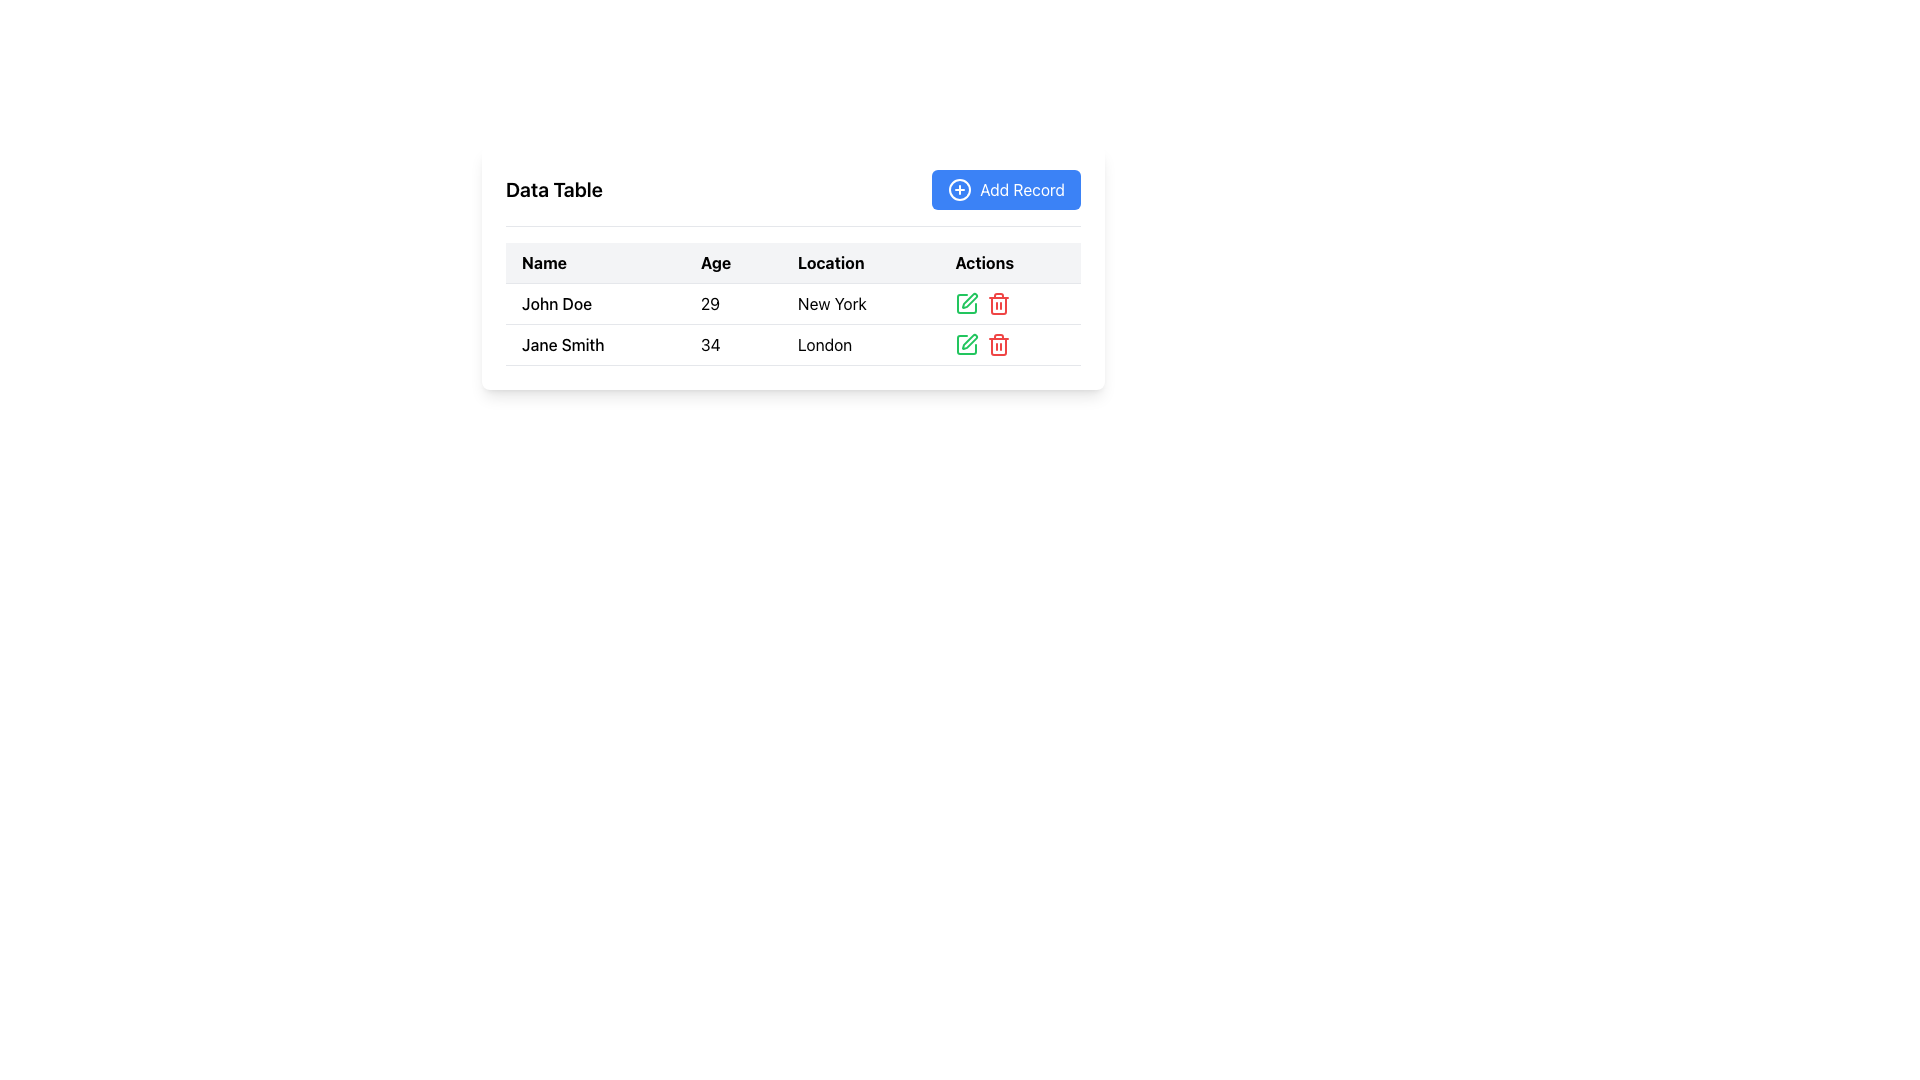 The width and height of the screenshot is (1920, 1080). Describe the element at coordinates (967, 304) in the screenshot. I see `the green-colored pencil icon styled as an edit button in the 'Actions' column of the first row of the table` at that location.